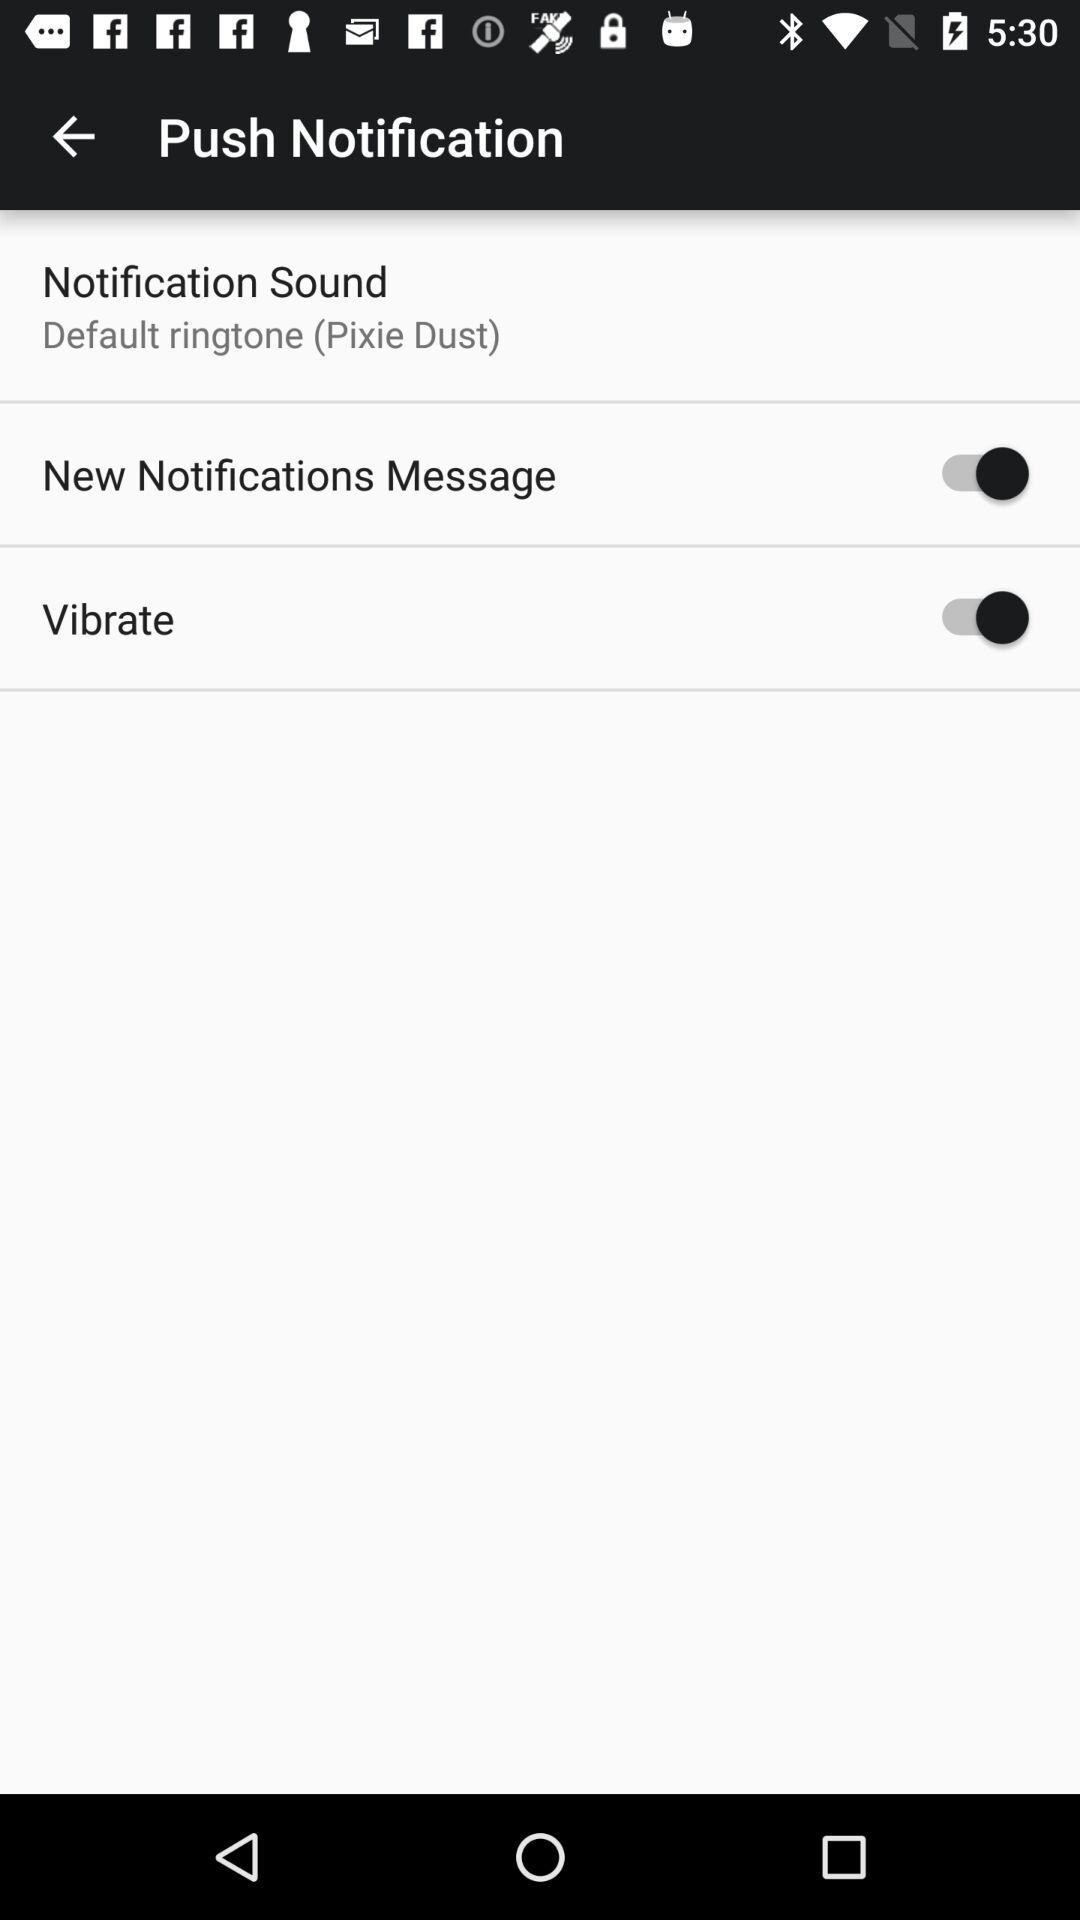 The image size is (1080, 1920). I want to click on item next to the push notification, so click(72, 135).